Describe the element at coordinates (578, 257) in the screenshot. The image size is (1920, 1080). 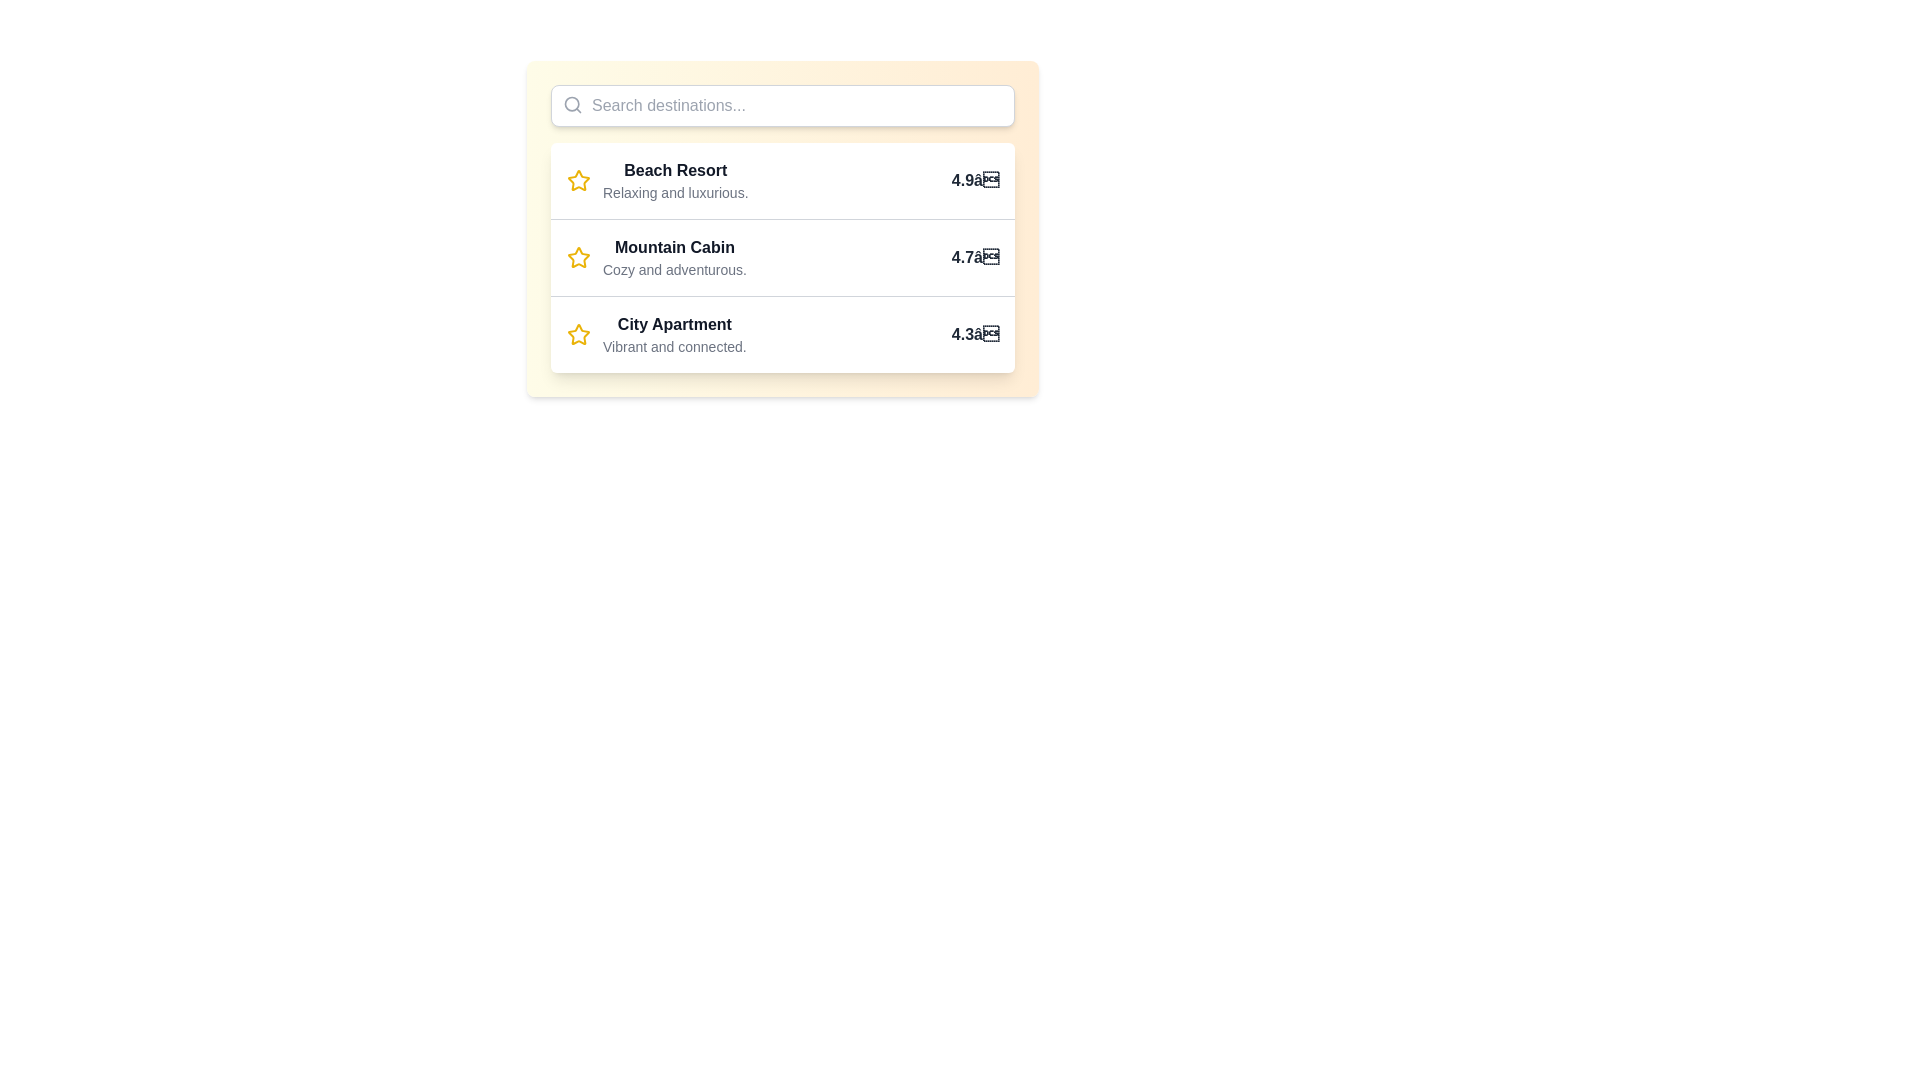
I see `the yellow star-shaped icon with a decorative design, located to the left of the text 'Mountain Cabin' and aligned with the rating value '4.7'` at that location.